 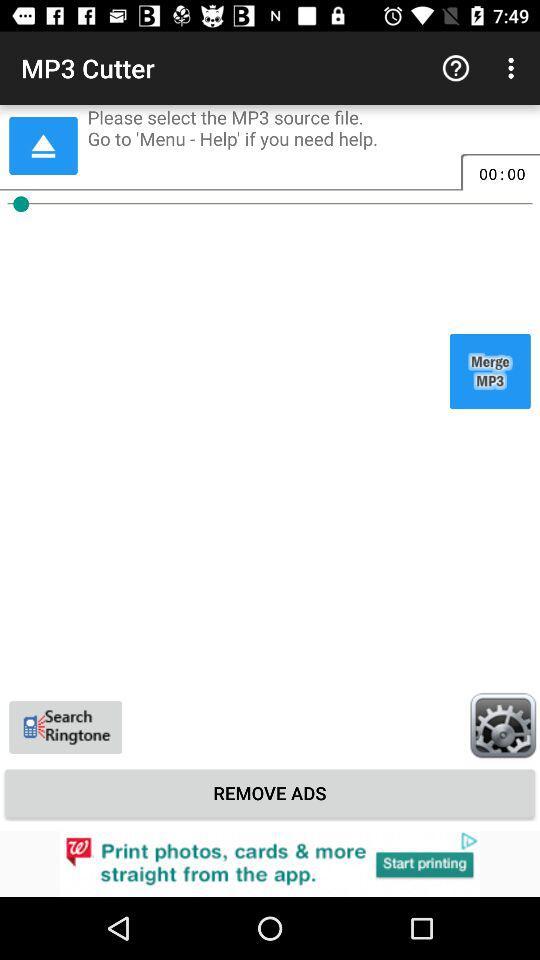 What do you see at coordinates (502, 724) in the screenshot?
I see `setting` at bounding box center [502, 724].